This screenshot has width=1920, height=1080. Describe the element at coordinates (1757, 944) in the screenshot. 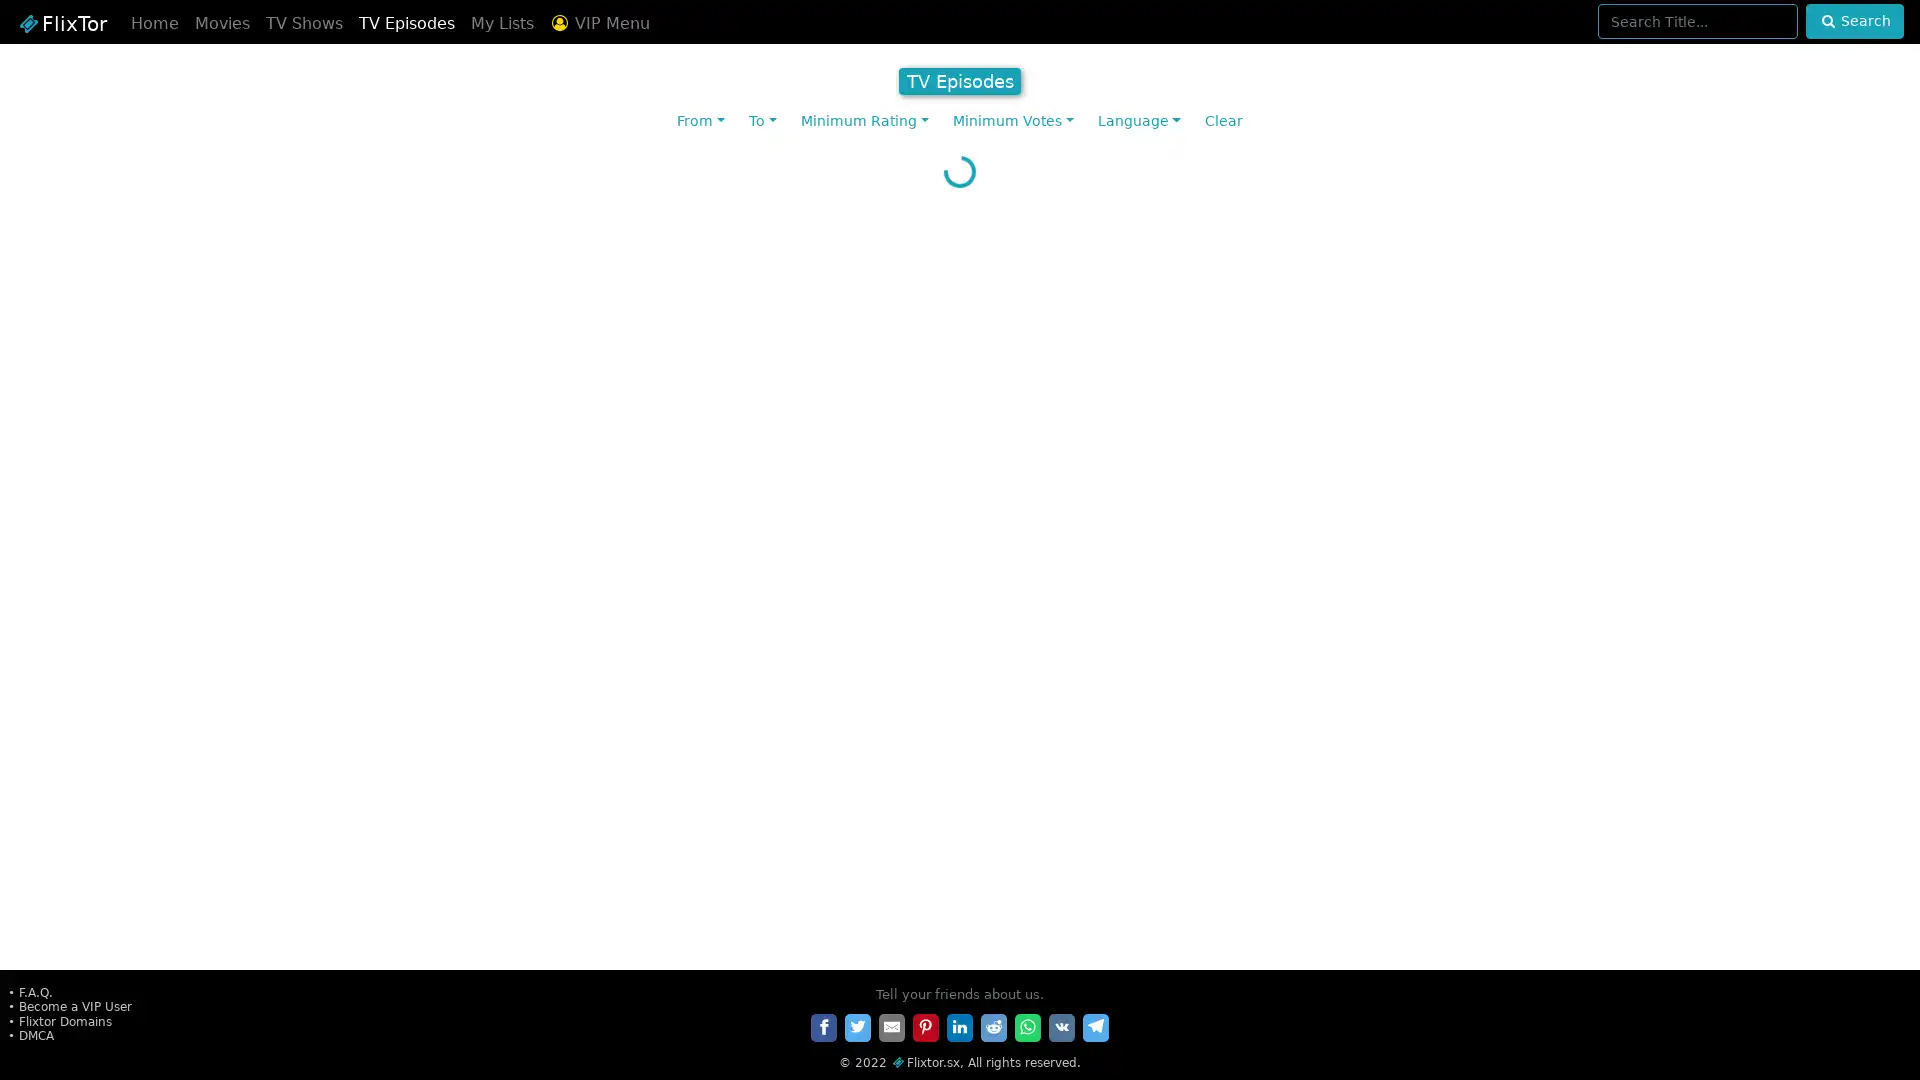

I see `Watch Now` at that location.